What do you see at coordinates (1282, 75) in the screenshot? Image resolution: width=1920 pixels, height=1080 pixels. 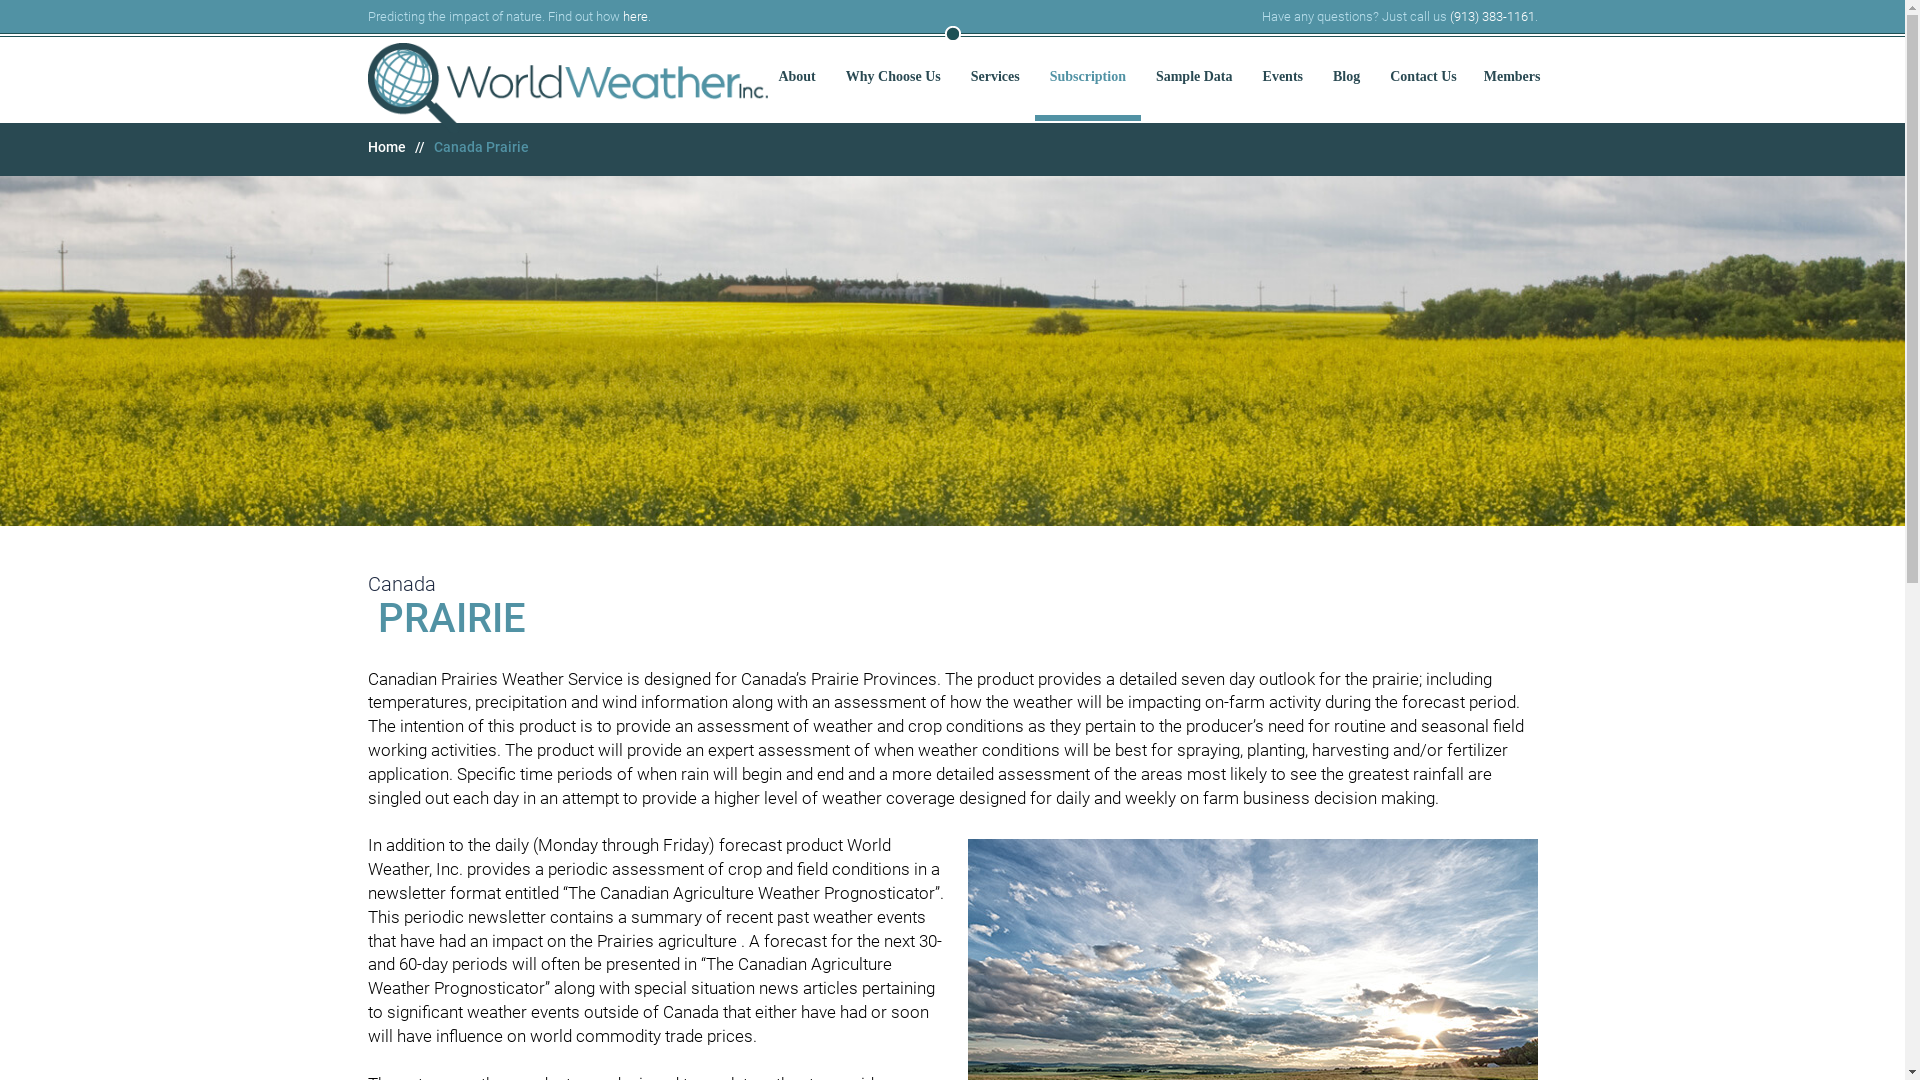 I see `'Events'` at bounding box center [1282, 75].